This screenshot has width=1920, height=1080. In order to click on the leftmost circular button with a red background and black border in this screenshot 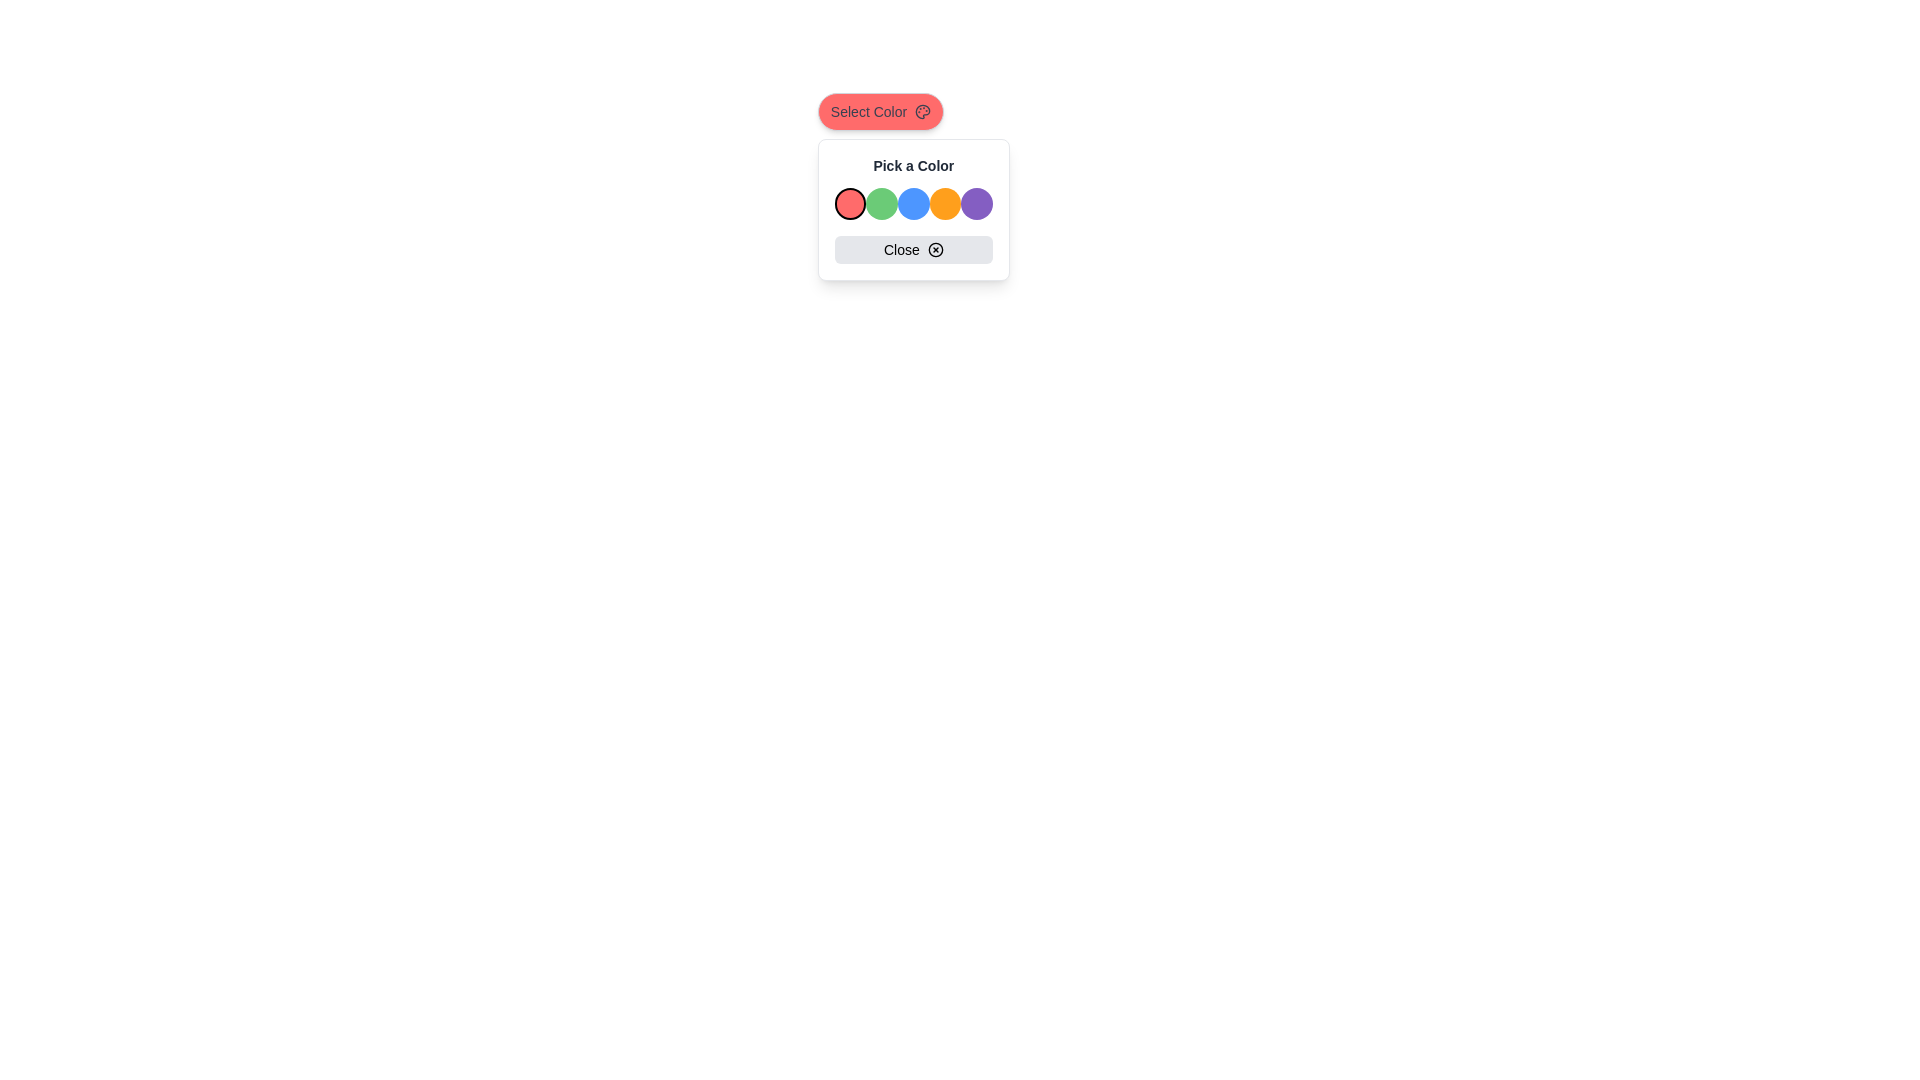, I will do `click(850, 204)`.